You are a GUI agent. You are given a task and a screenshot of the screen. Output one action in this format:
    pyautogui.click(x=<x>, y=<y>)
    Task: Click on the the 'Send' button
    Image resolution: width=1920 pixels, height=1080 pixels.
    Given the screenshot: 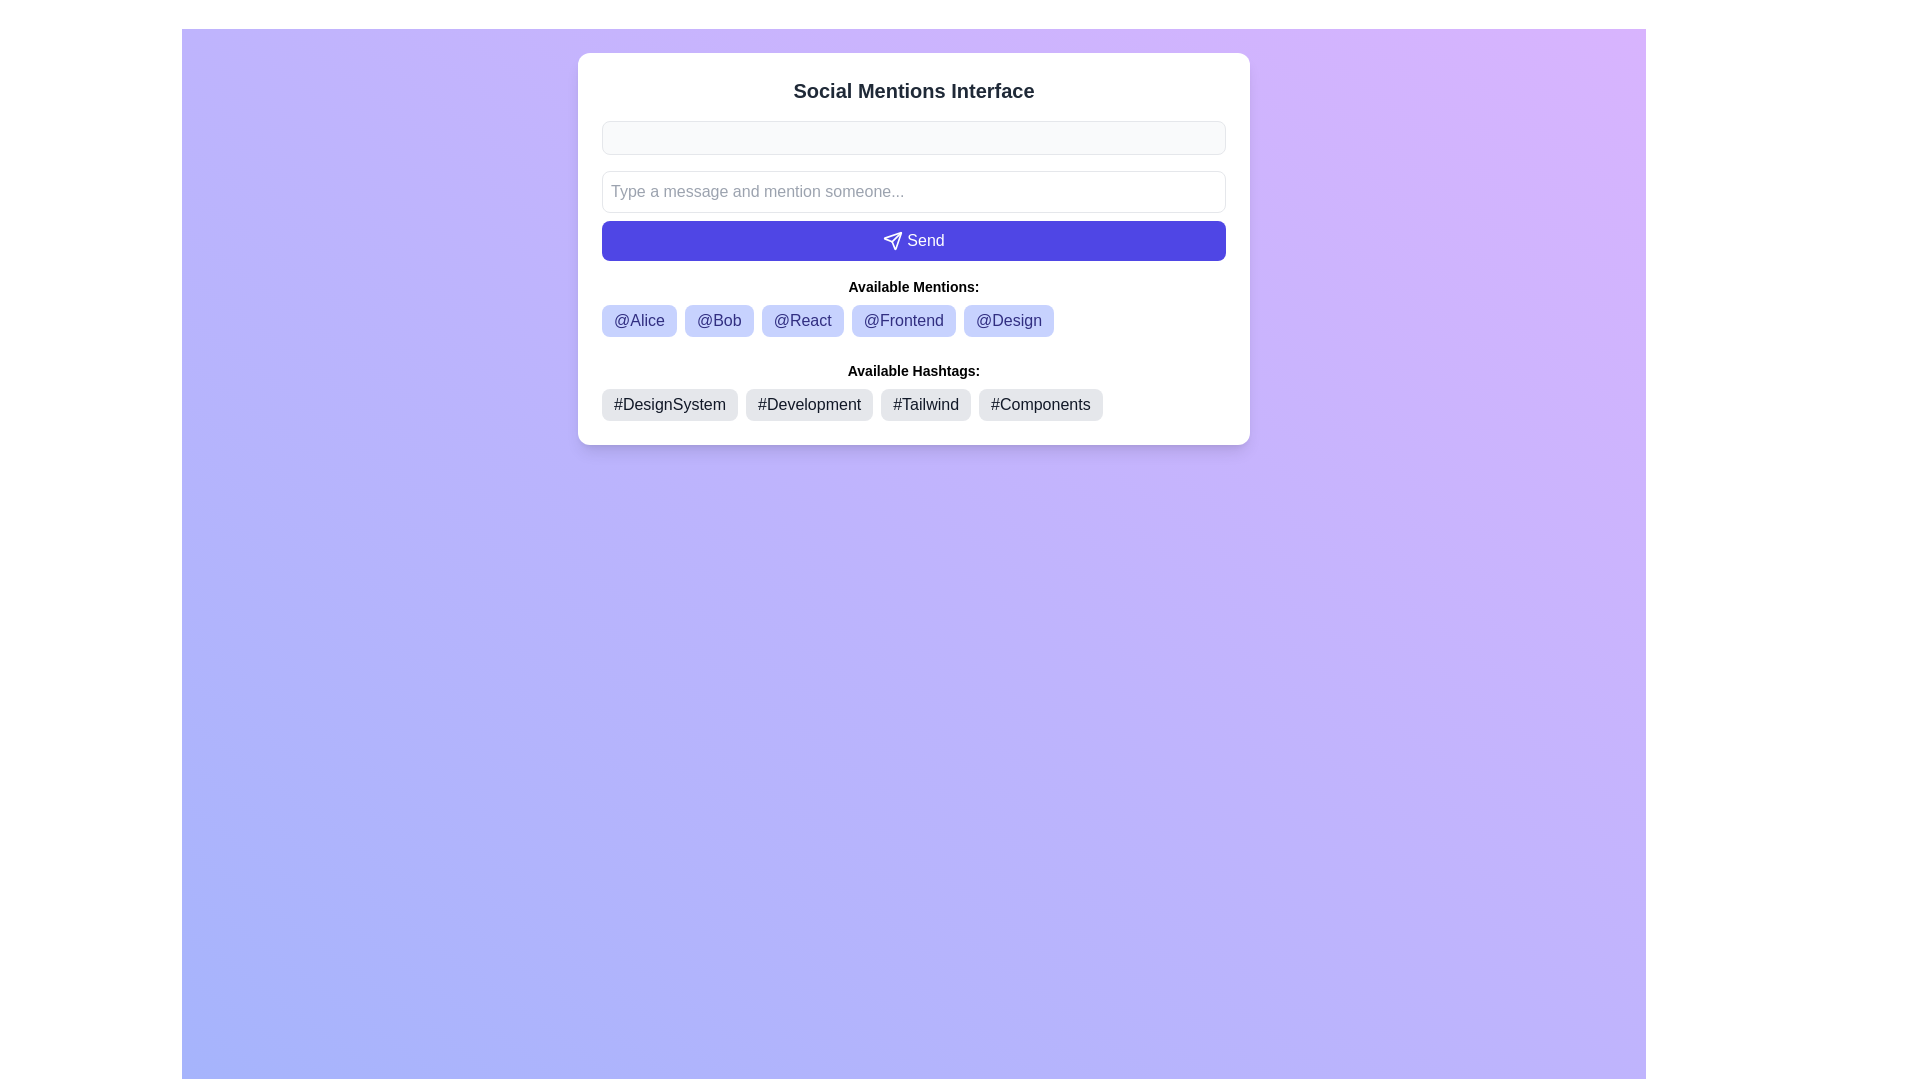 What is the action you would take?
    pyautogui.click(x=912, y=248)
    